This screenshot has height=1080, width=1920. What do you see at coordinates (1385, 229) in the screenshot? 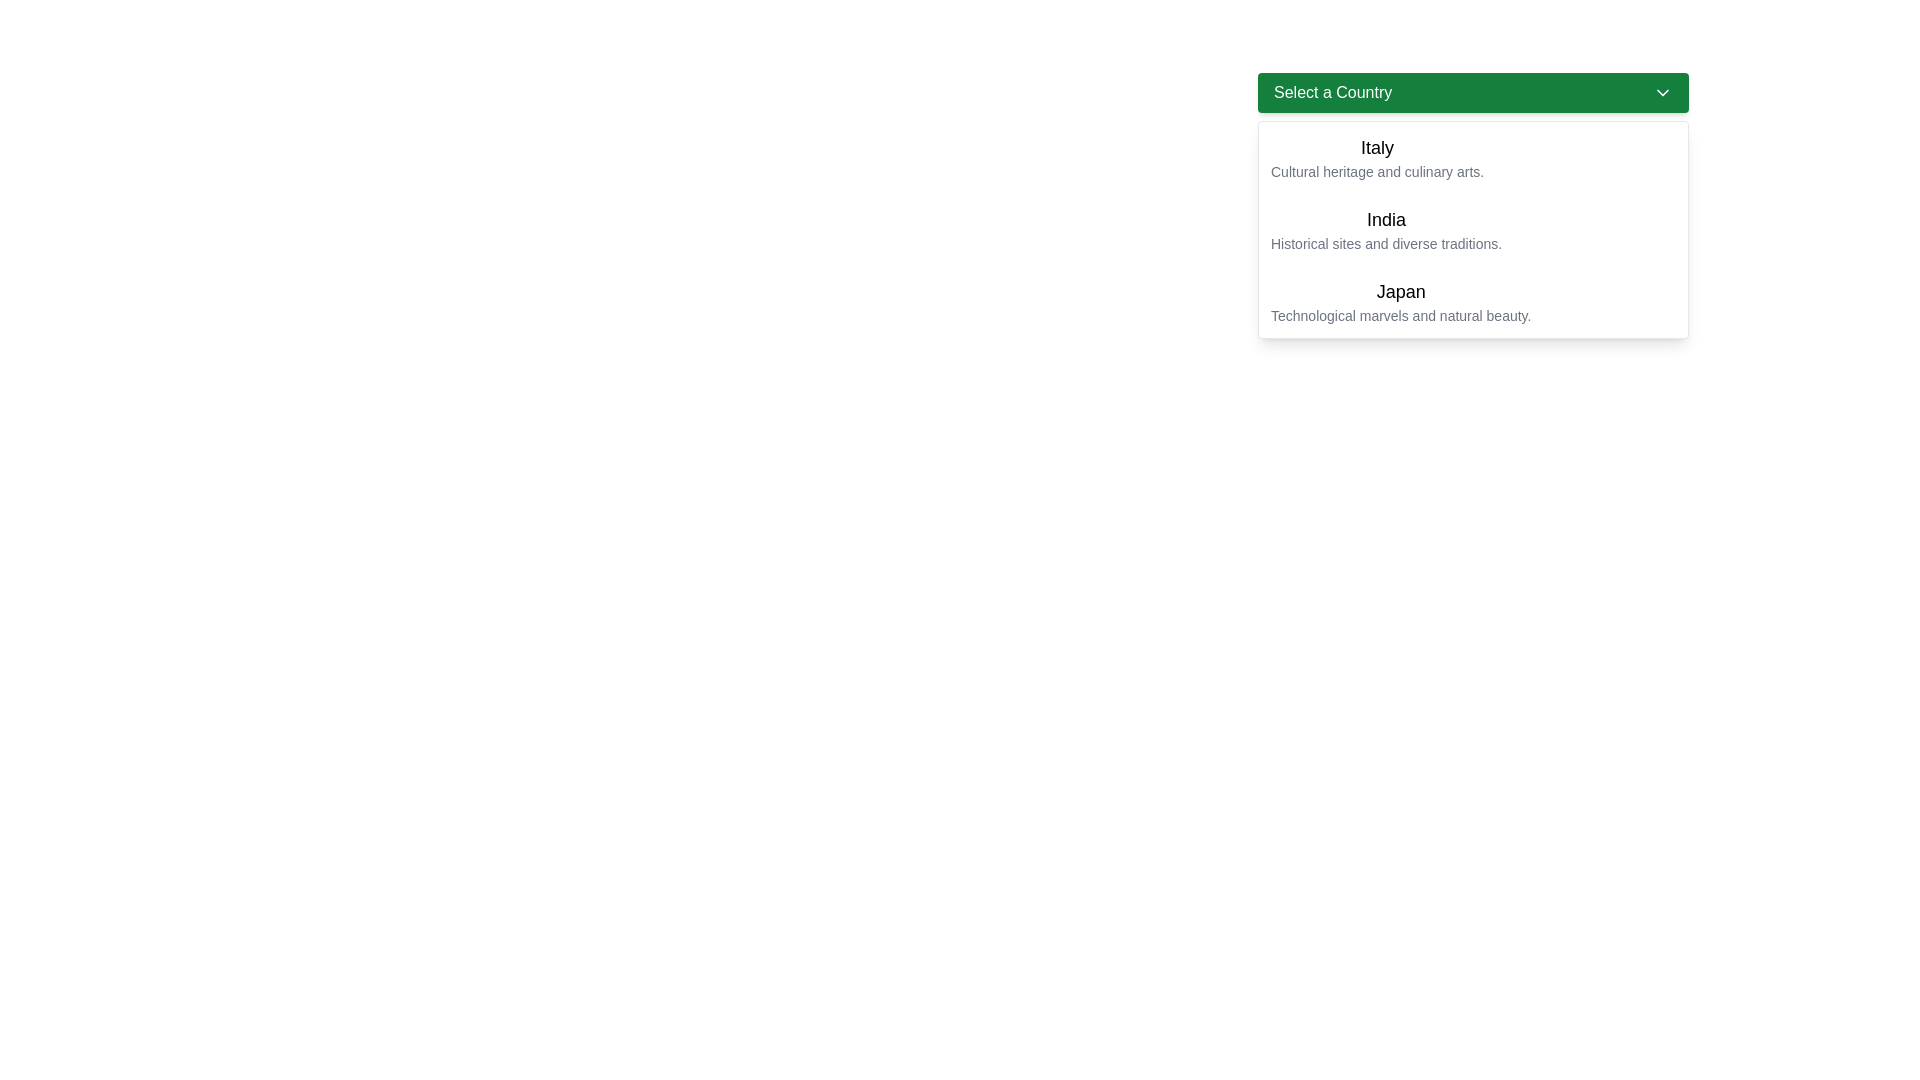
I see `the dropdown menu option displaying 'India' with a description of 'Historical sites and diverse traditions'` at bounding box center [1385, 229].